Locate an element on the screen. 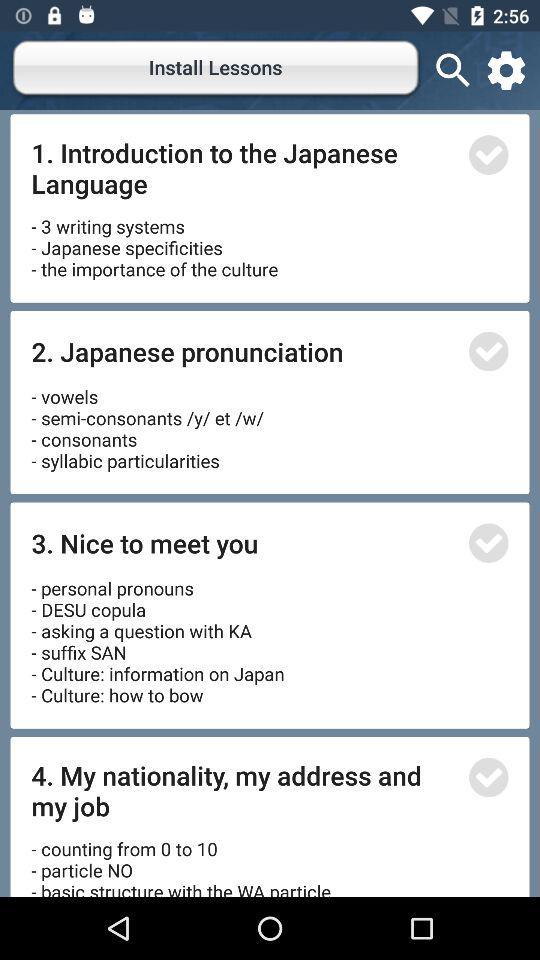 The image size is (540, 960). confirm lesson is located at coordinates (487, 351).